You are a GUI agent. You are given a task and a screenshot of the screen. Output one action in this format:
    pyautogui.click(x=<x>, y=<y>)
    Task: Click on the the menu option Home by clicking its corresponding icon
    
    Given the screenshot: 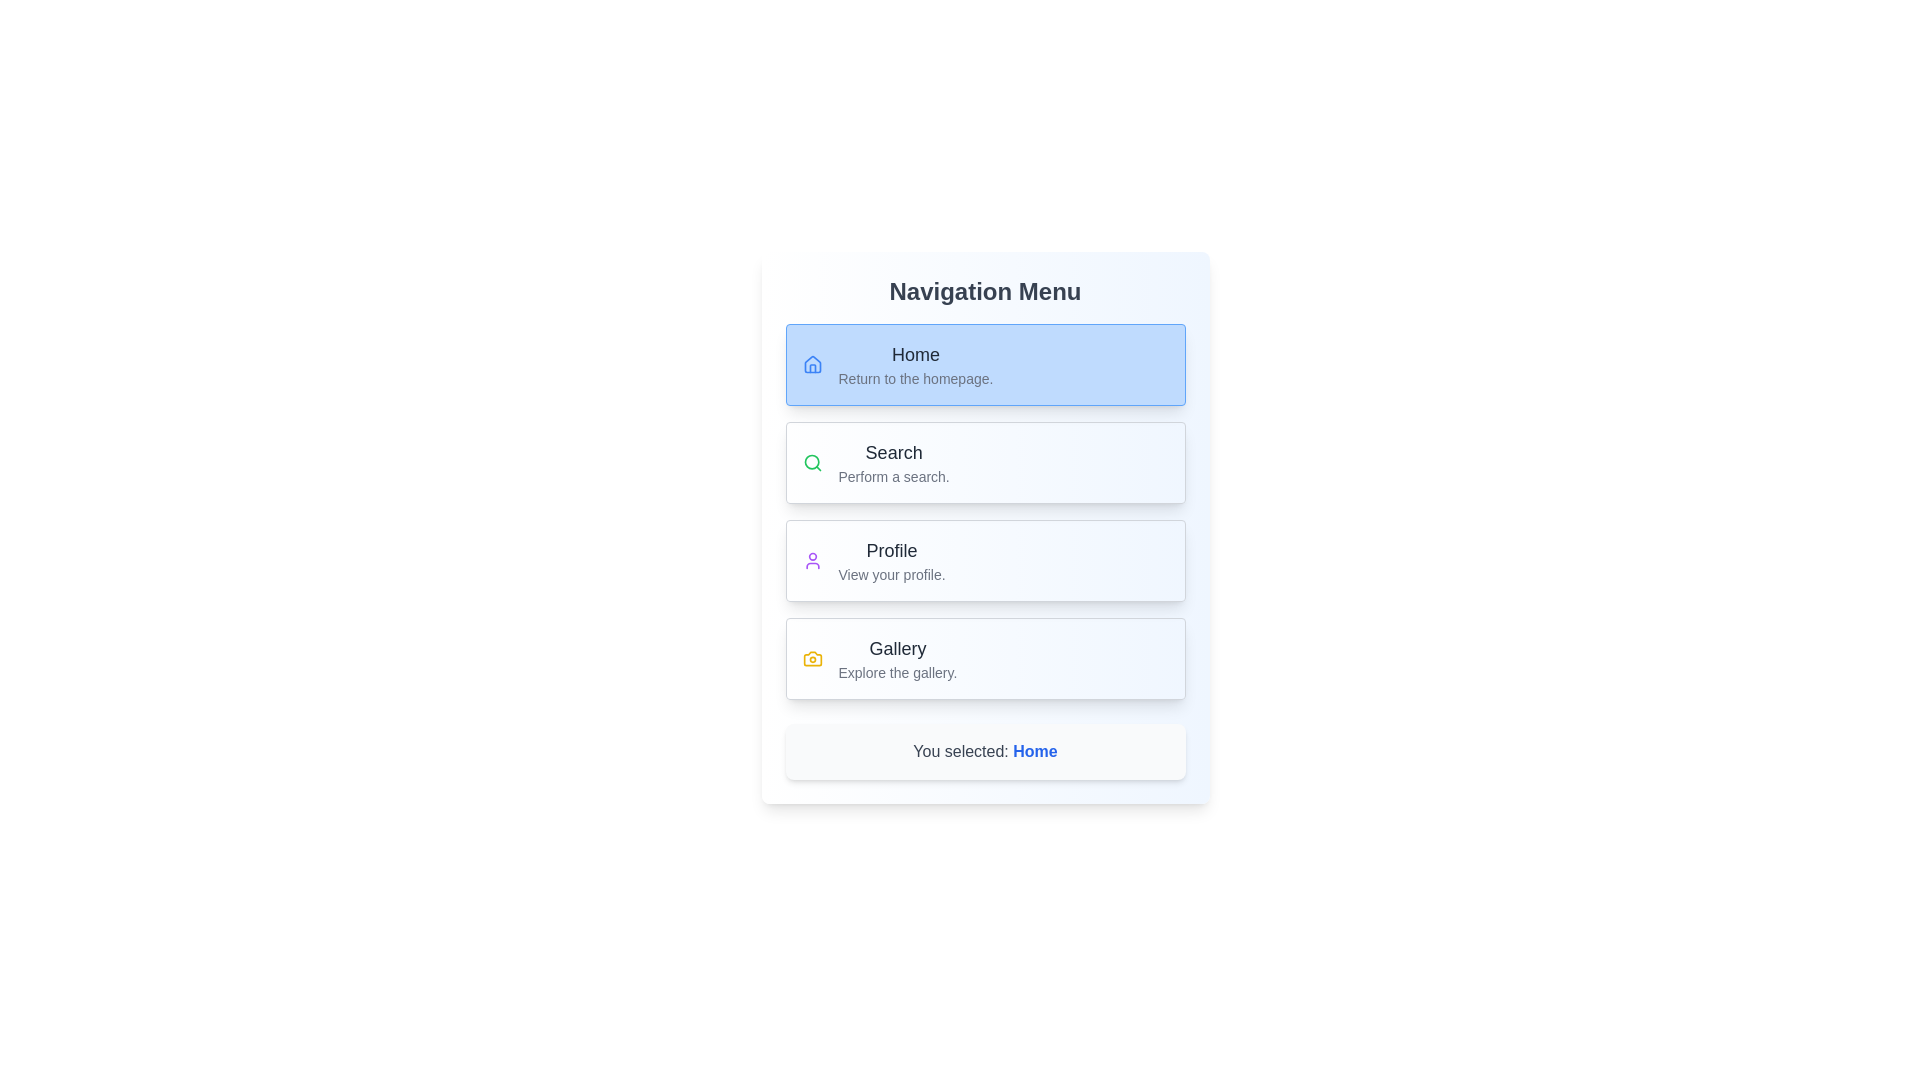 What is the action you would take?
    pyautogui.click(x=812, y=365)
    